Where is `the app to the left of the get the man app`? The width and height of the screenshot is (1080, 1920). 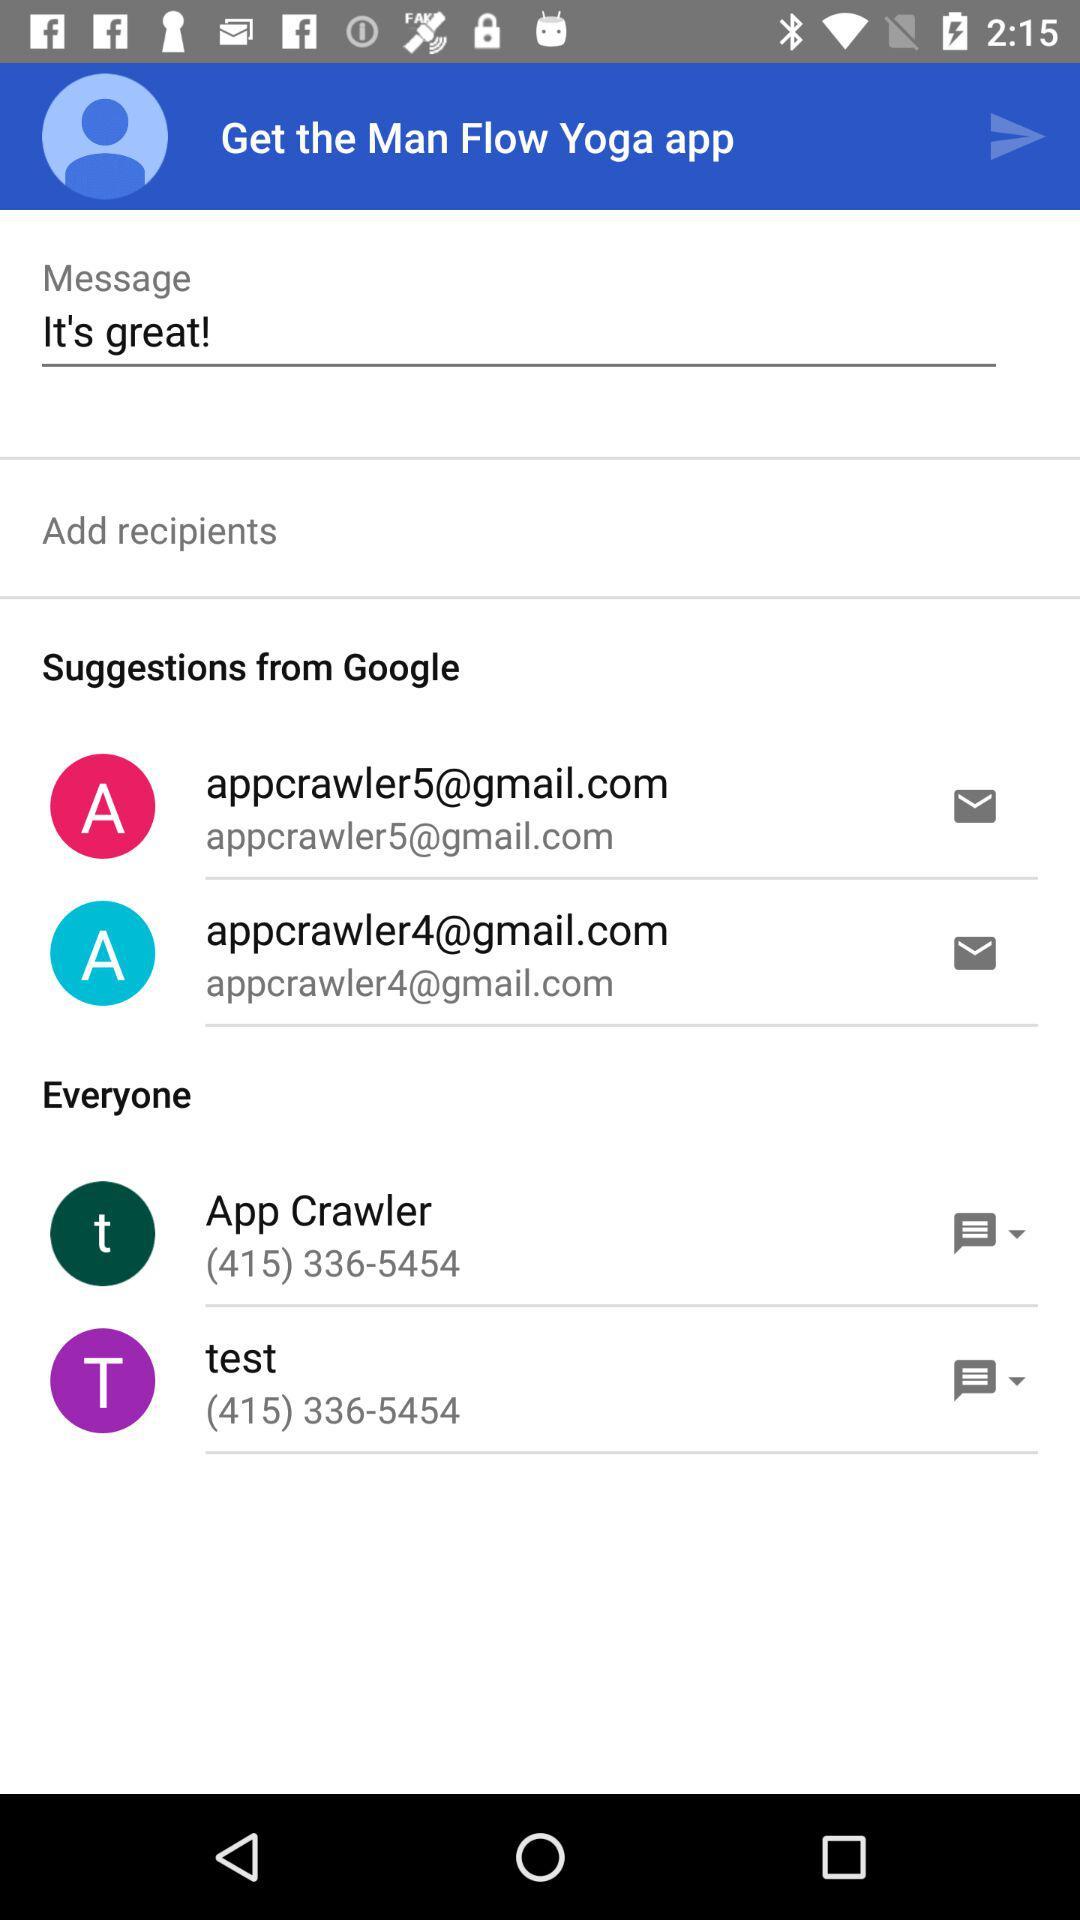 the app to the left of the get the man app is located at coordinates (104, 135).